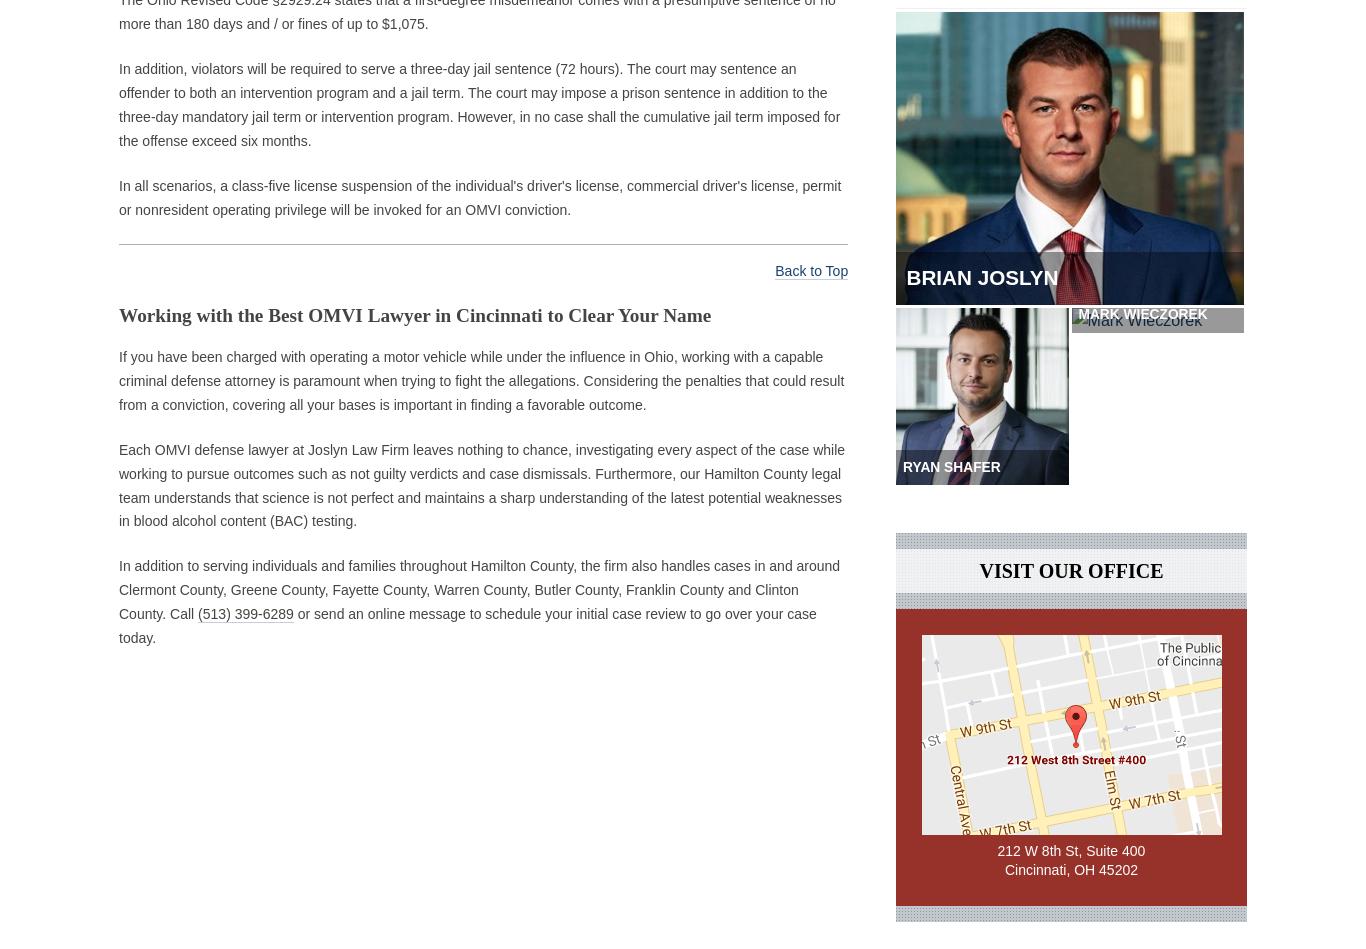  I want to click on 'Brian Joslyn', so click(995, 282).